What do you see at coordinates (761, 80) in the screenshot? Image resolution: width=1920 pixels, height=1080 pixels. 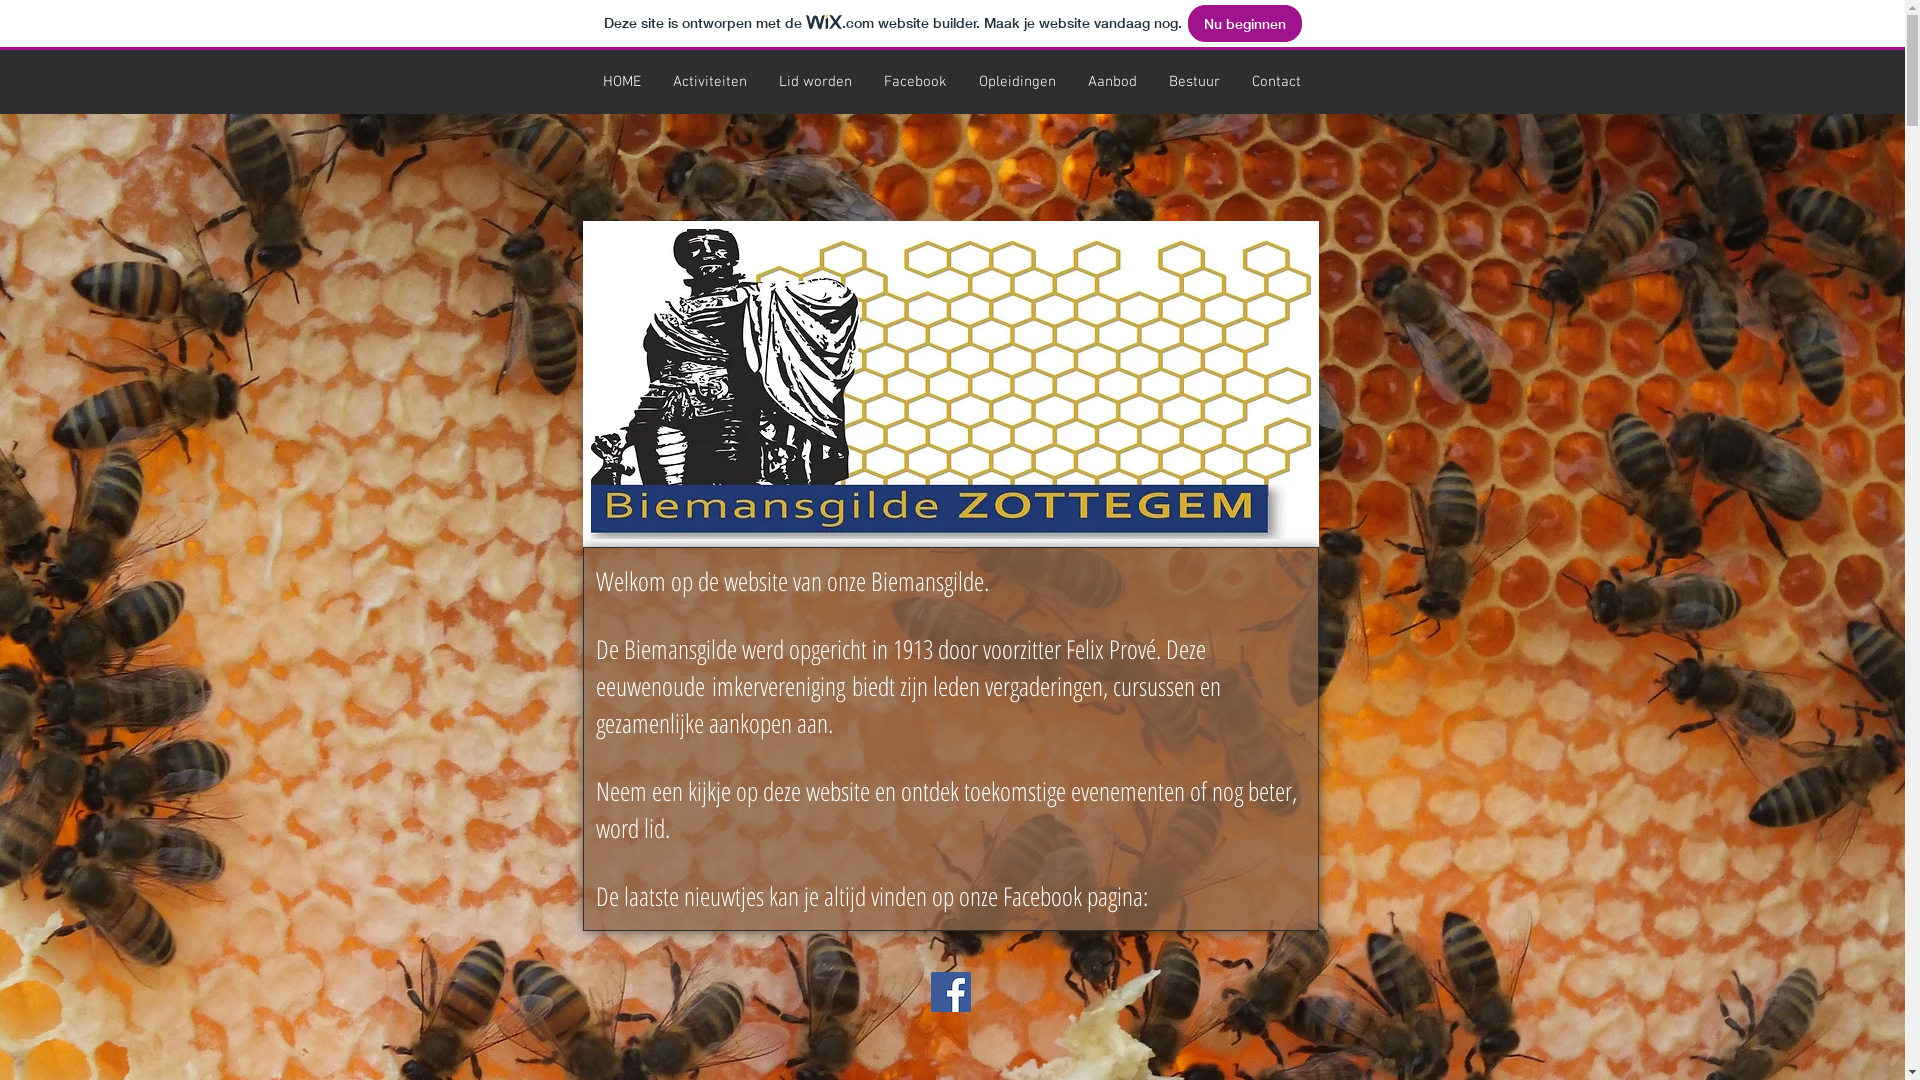 I see `'Lid worden'` at bounding box center [761, 80].